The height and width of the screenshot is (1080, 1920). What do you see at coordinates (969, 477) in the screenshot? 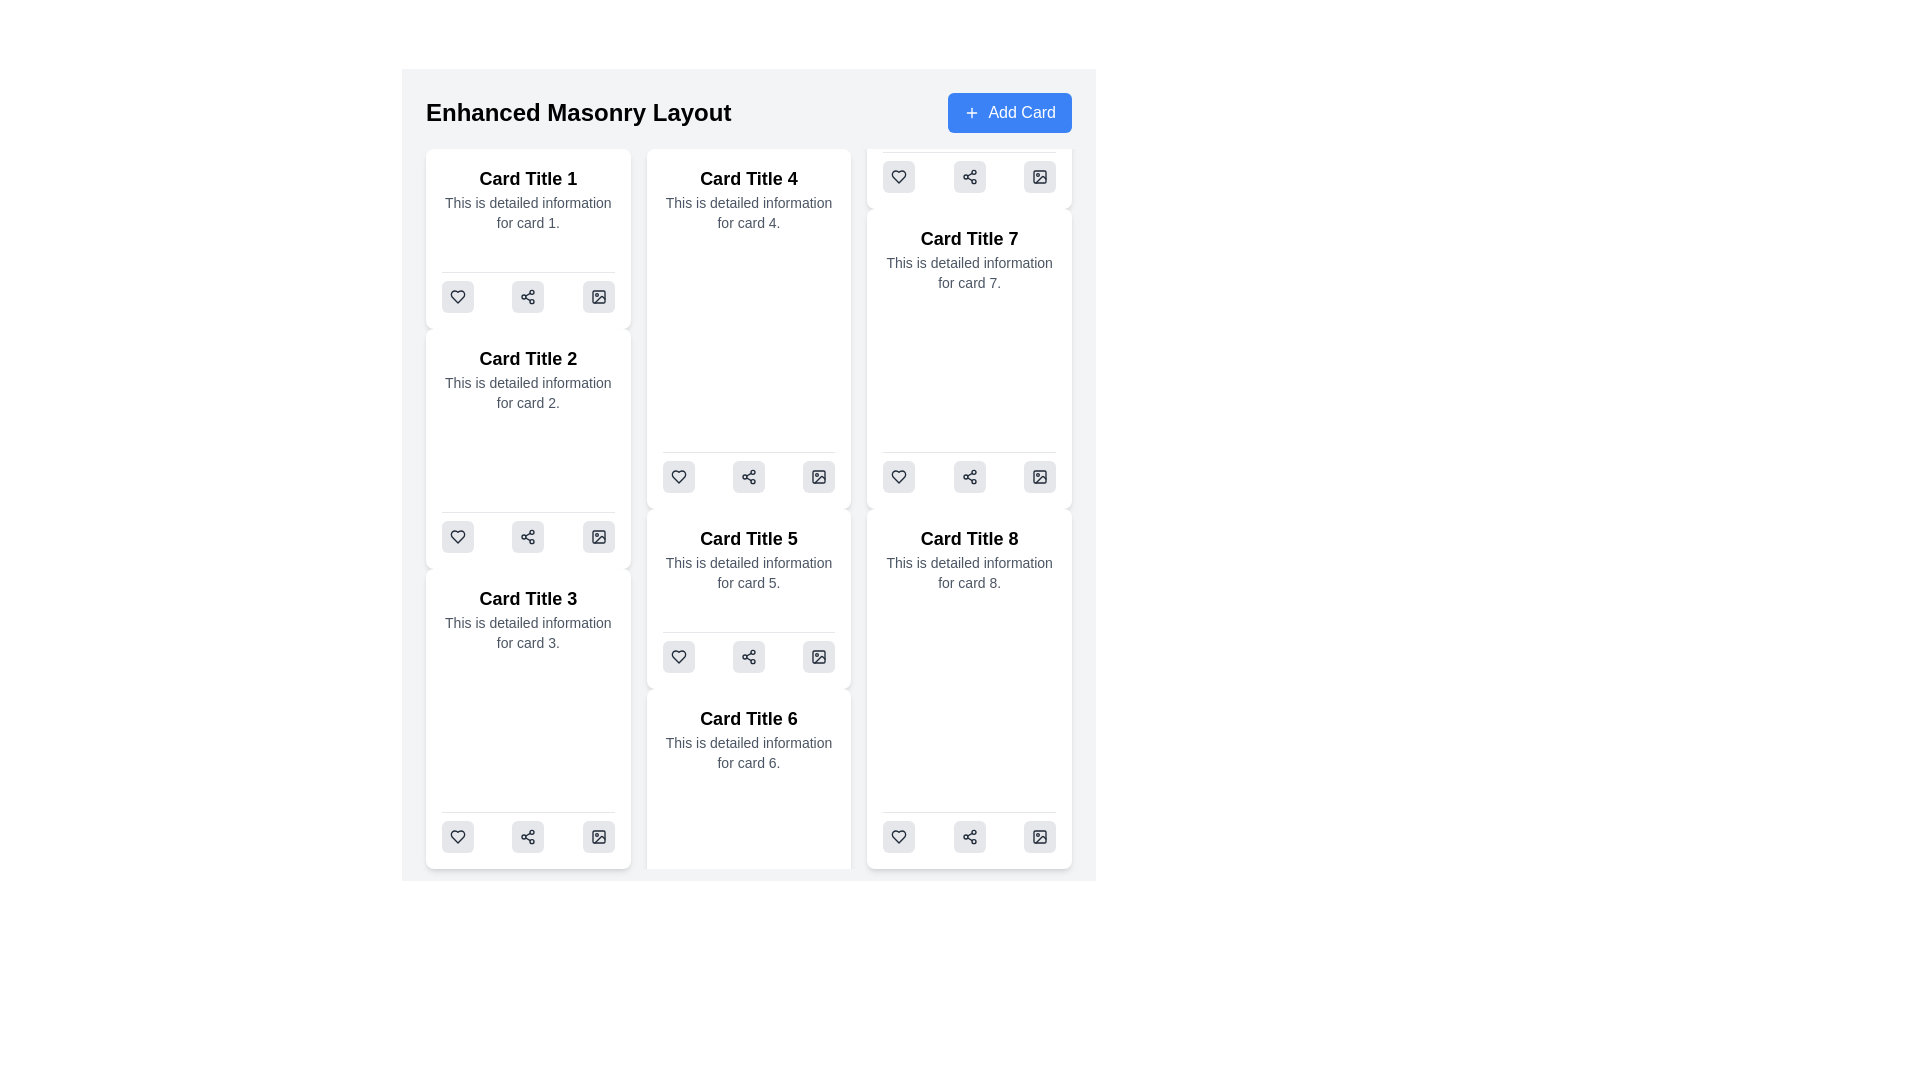
I see `the share button located at the bottom of 'Card Title 8'` at bounding box center [969, 477].